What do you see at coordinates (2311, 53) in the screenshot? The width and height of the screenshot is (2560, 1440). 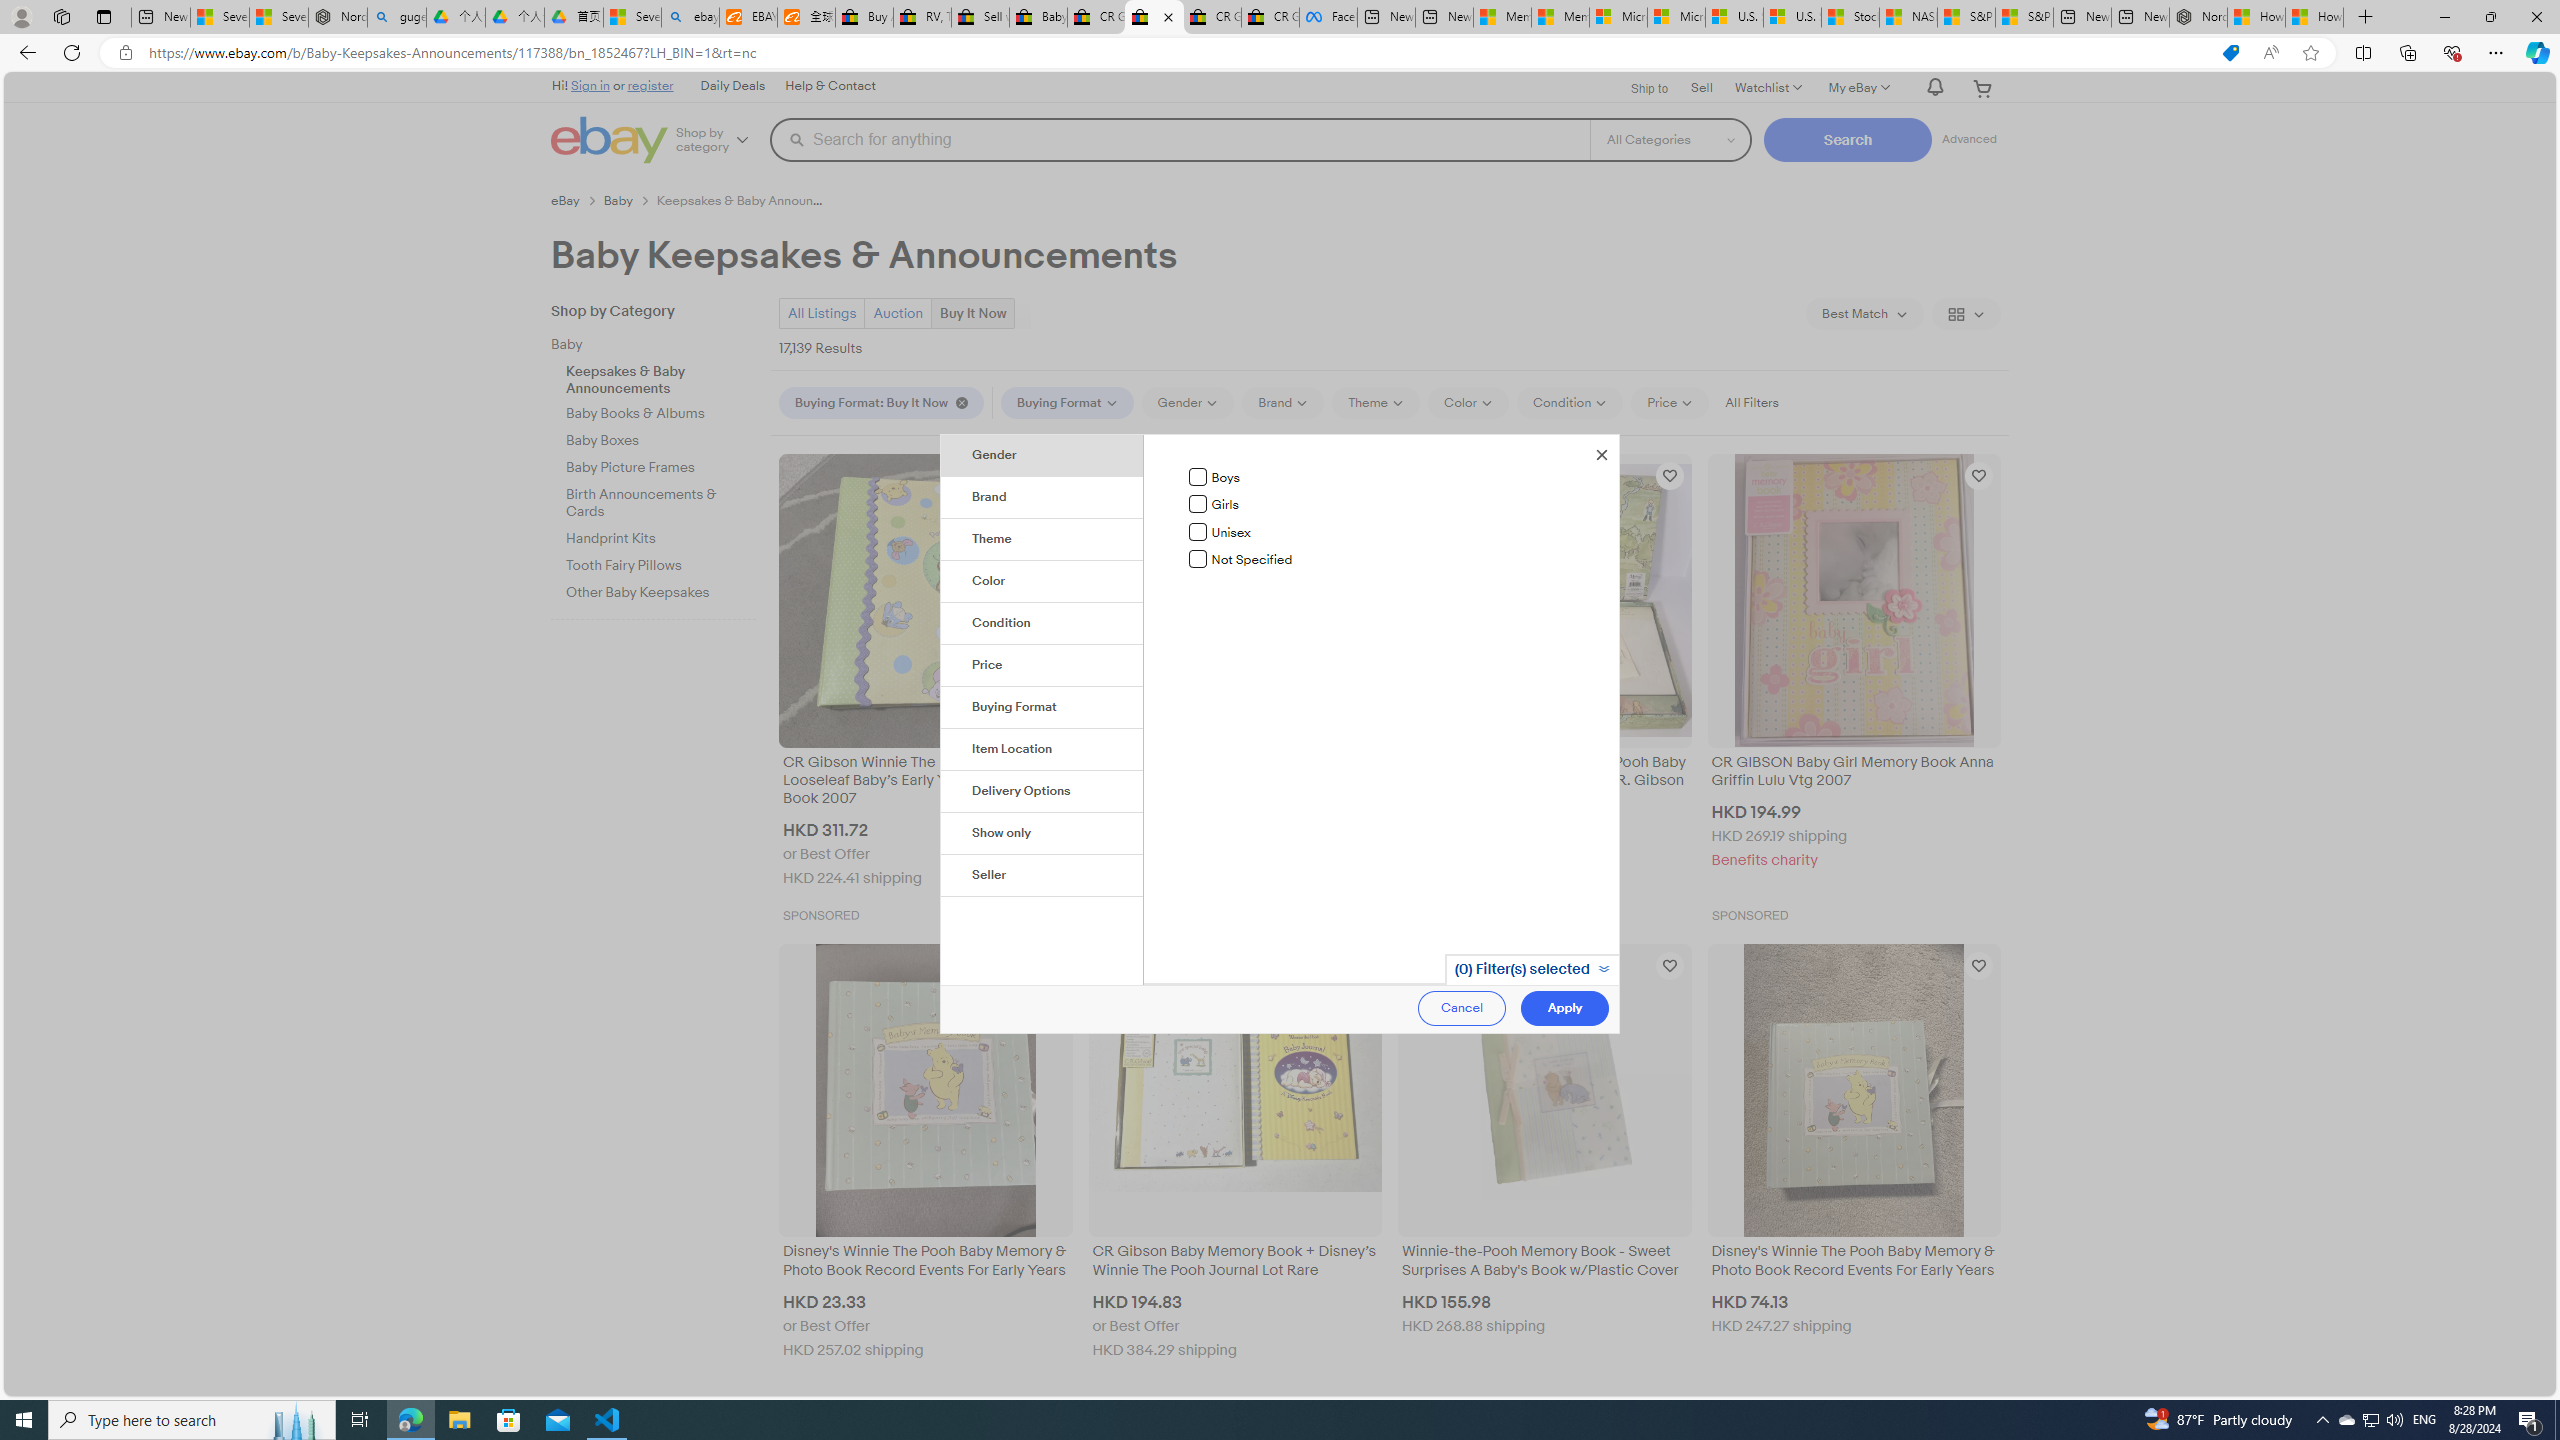 I see `'Add this page to favorites (Ctrl+D)'` at bounding box center [2311, 53].